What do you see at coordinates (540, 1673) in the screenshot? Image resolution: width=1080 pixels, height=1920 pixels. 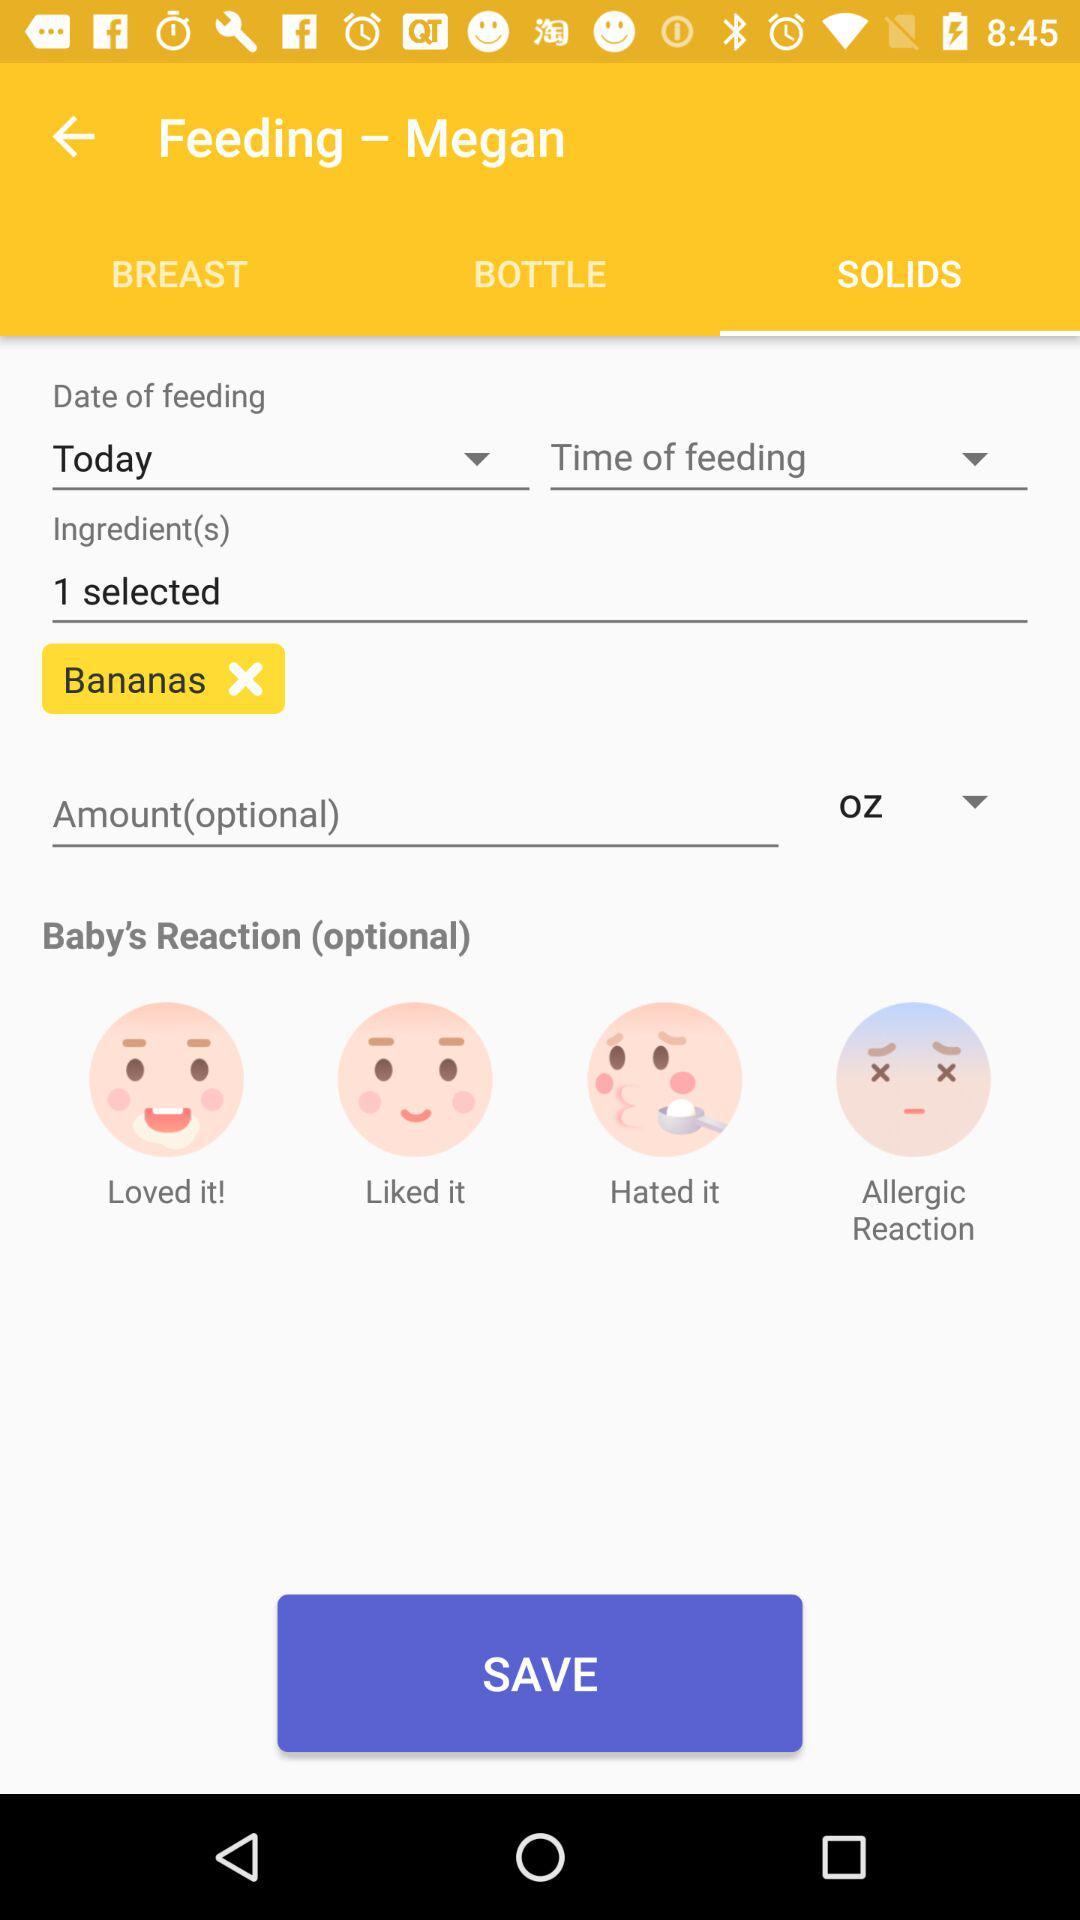 I see `item below liked it` at bounding box center [540, 1673].